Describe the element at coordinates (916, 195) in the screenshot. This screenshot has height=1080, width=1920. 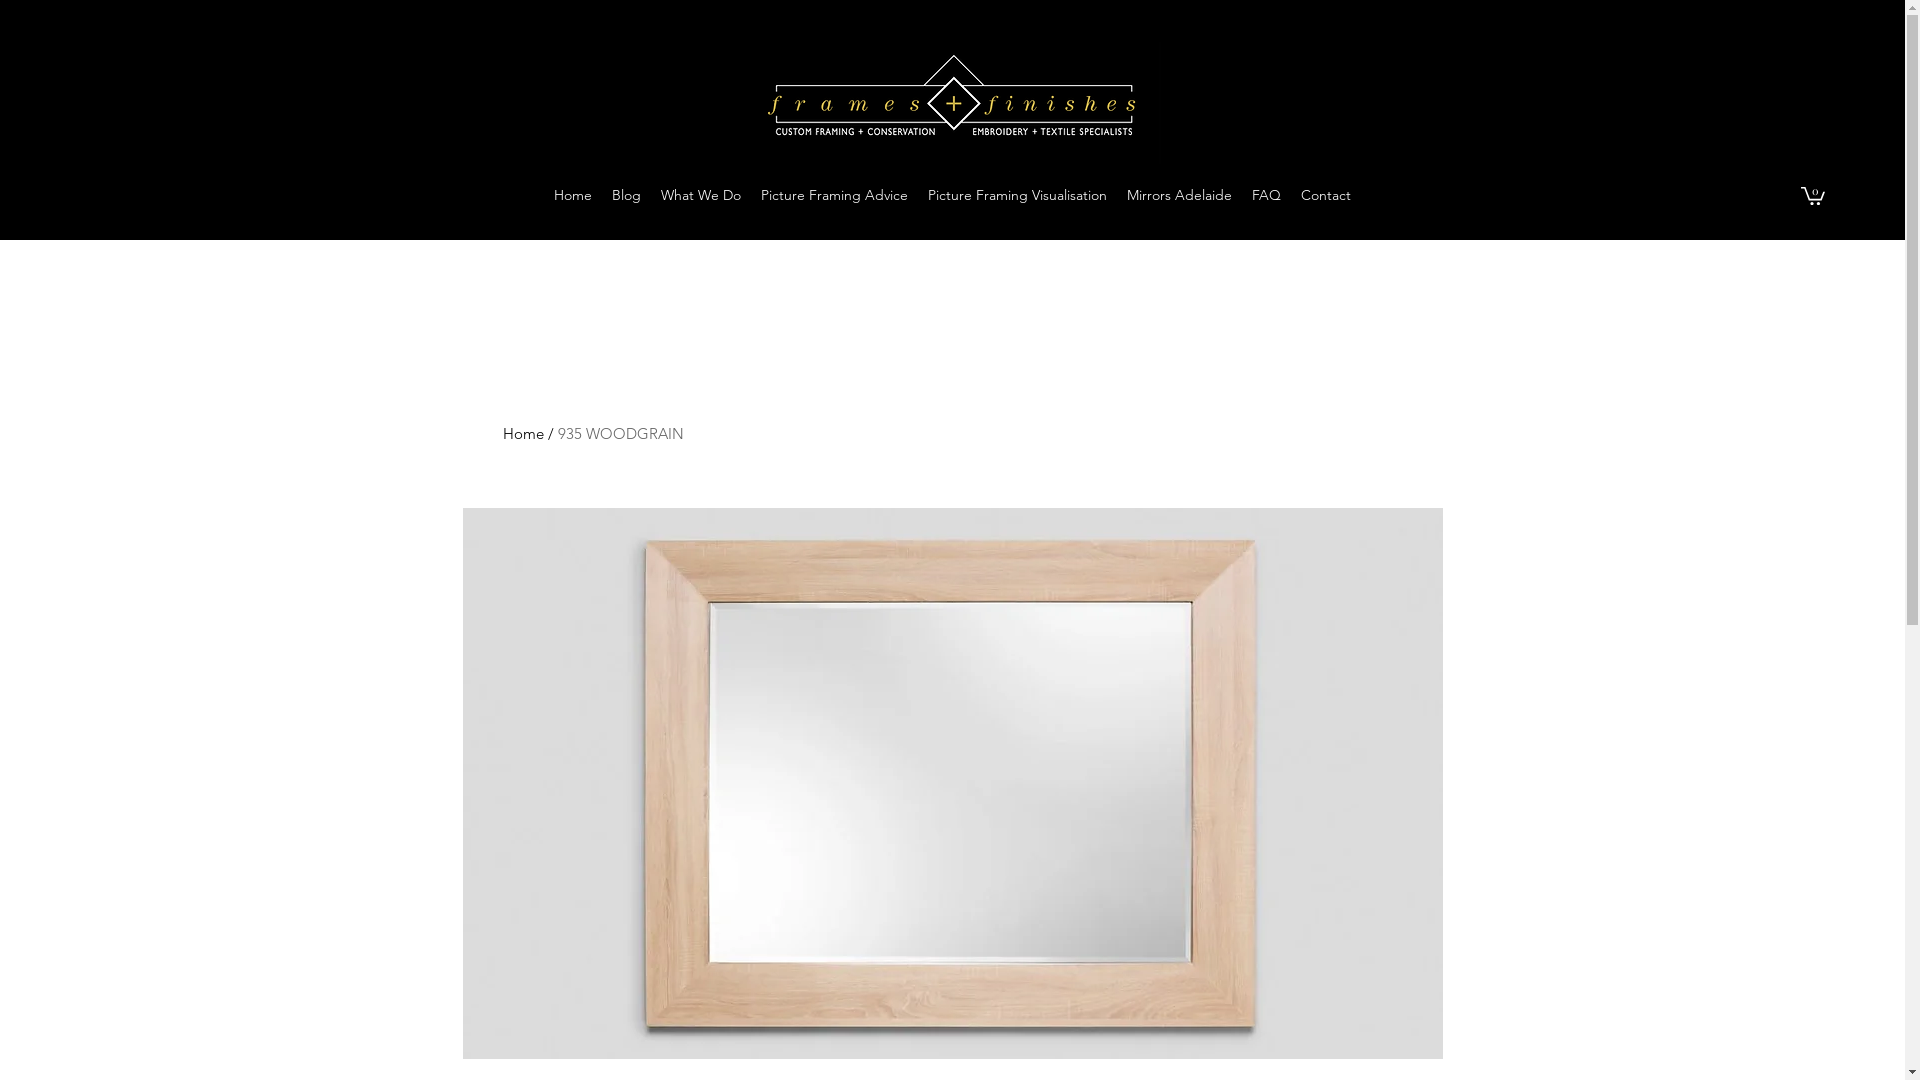
I see `'Picture Framing Visualisation'` at that location.